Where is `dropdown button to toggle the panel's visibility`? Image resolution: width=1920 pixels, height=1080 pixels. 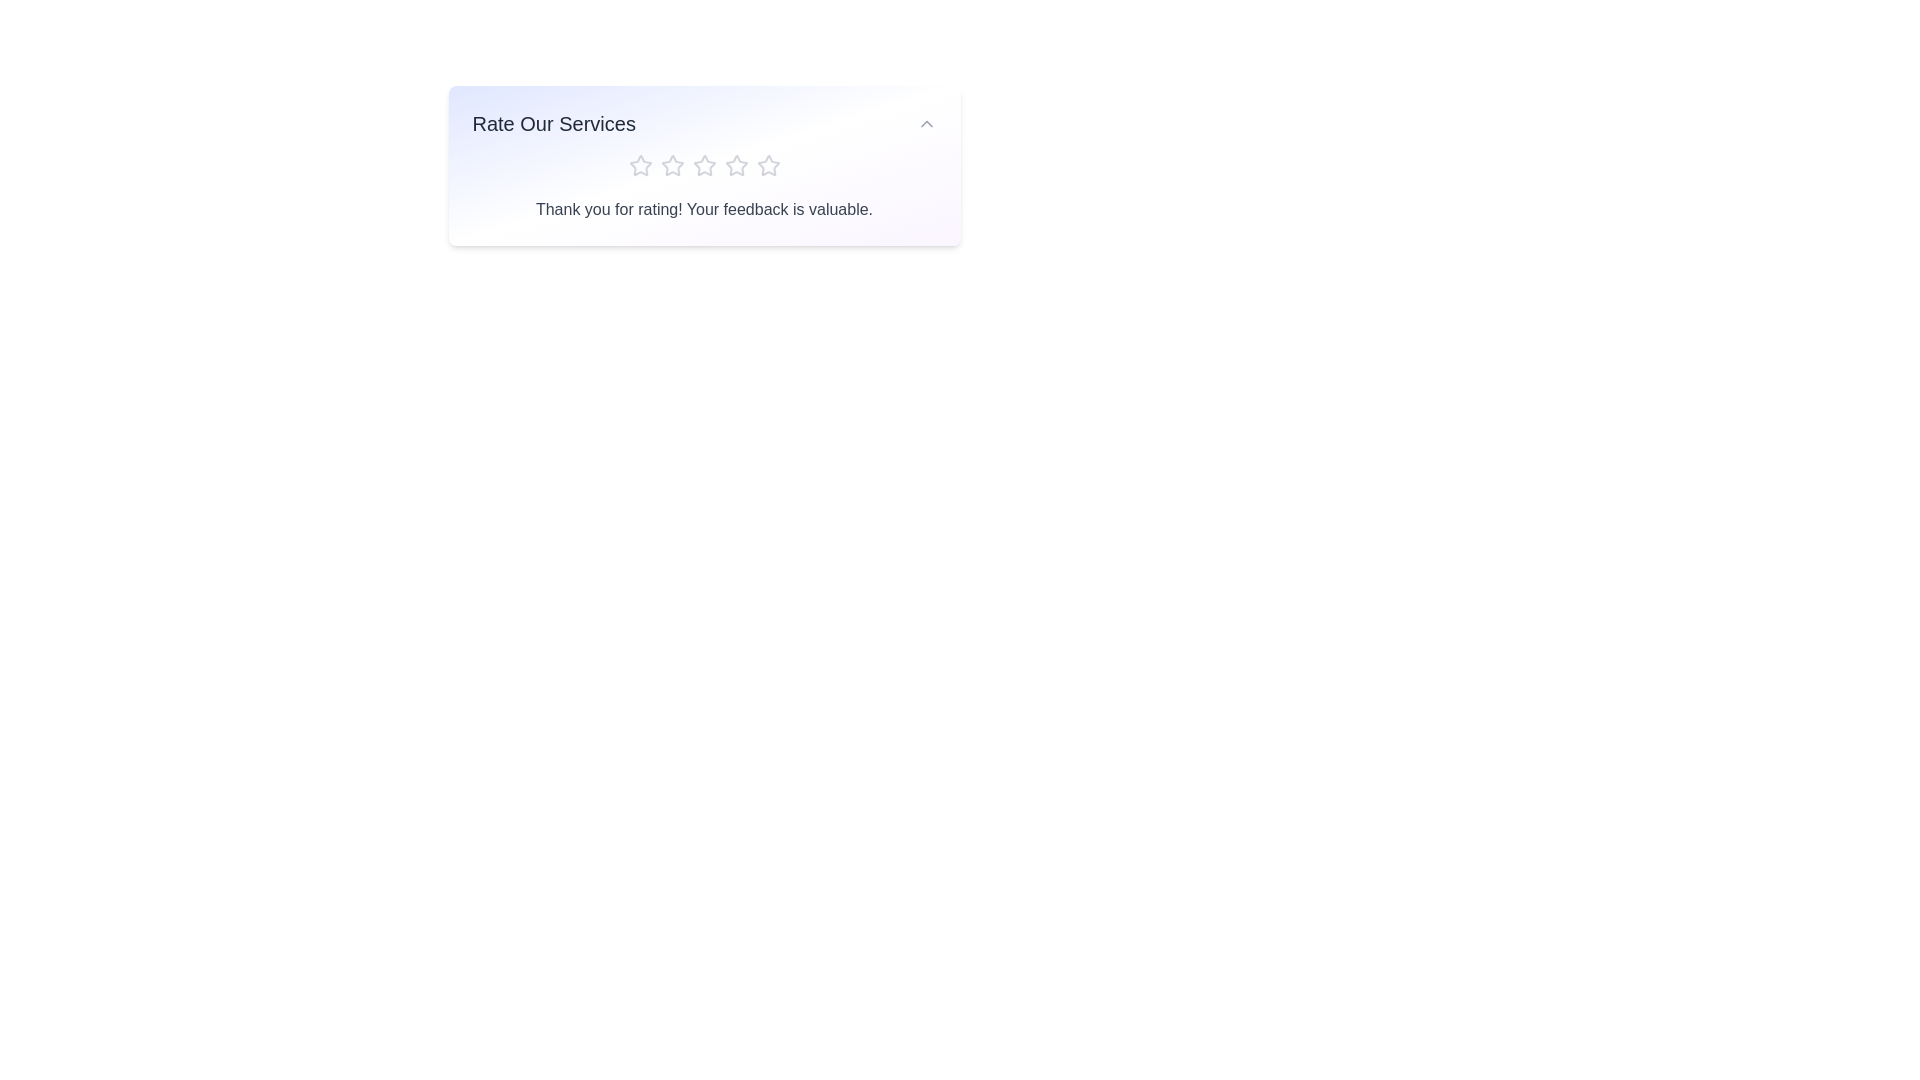 dropdown button to toggle the panel's visibility is located at coordinates (925, 123).